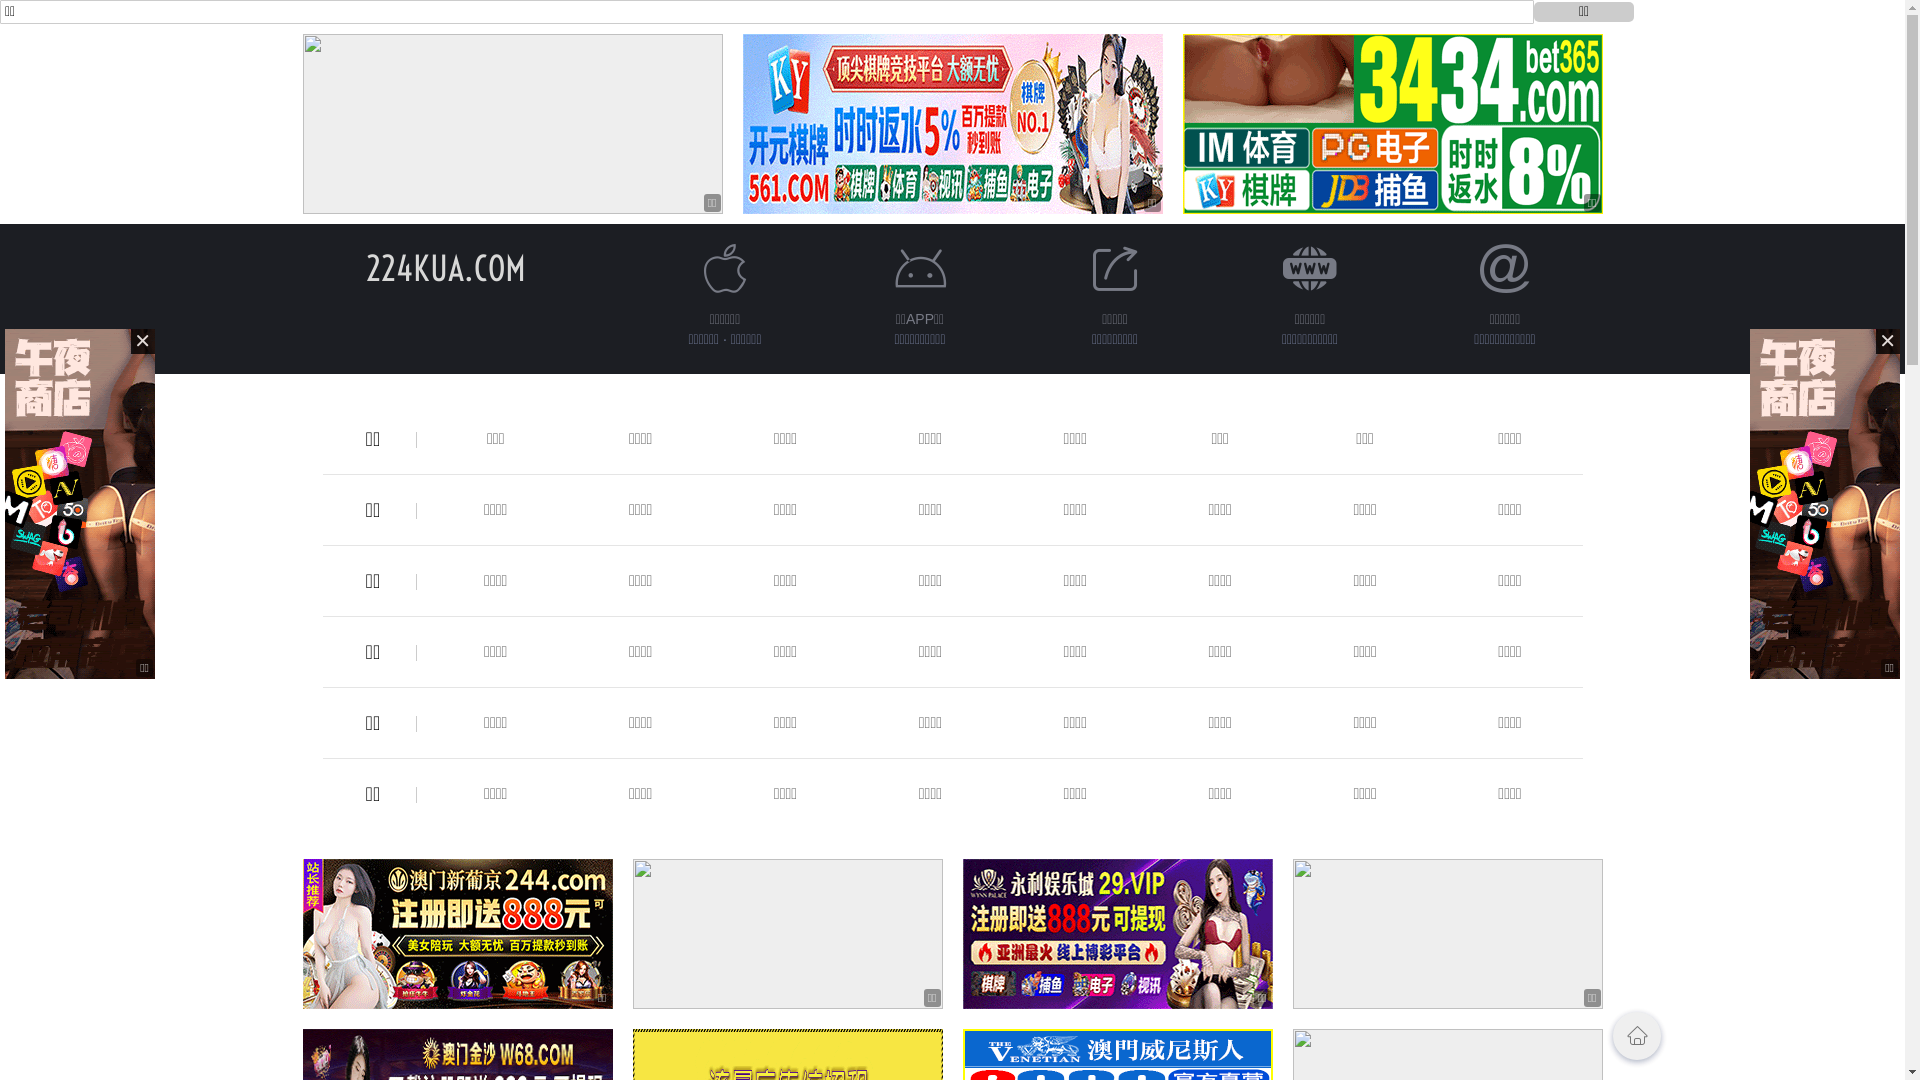 Image resolution: width=1920 pixels, height=1080 pixels. Describe the element at coordinates (445, 267) in the screenshot. I see `'224KUA.COM'` at that location.